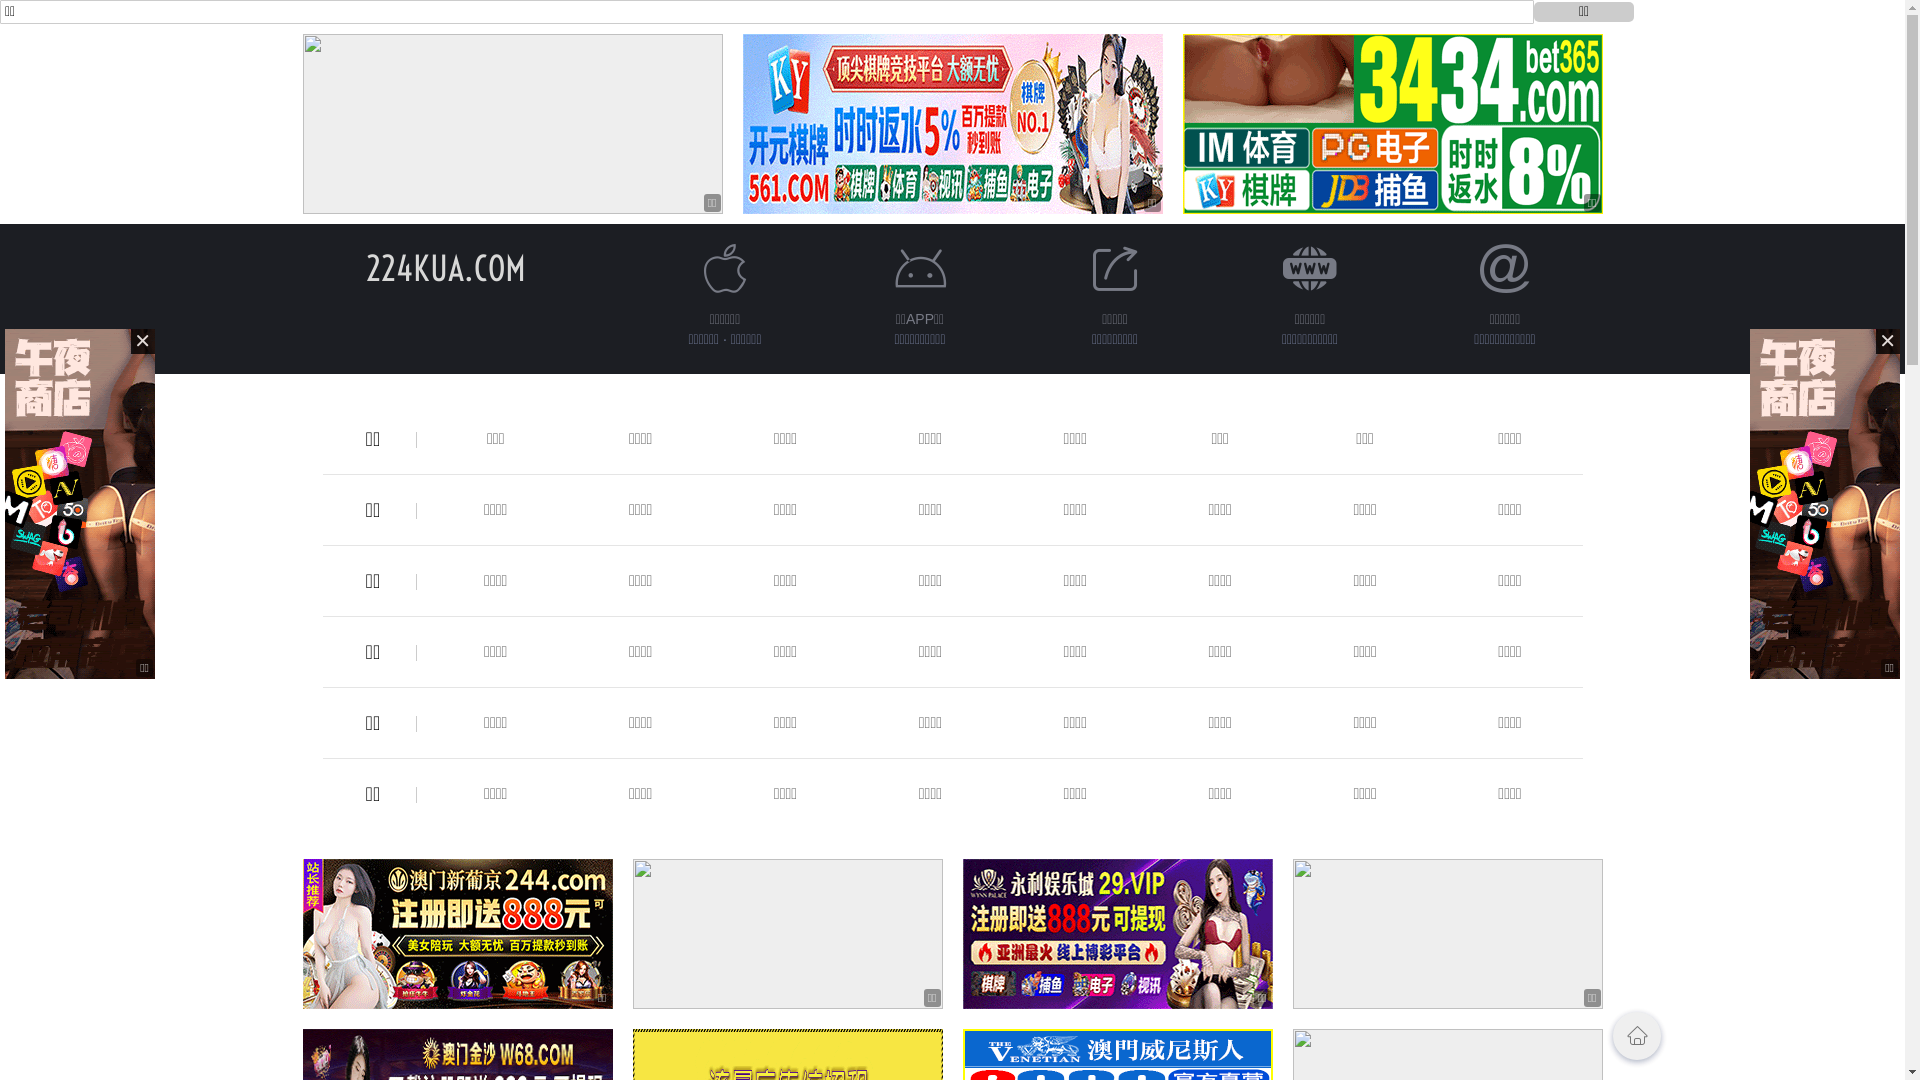 Image resolution: width=1920 pixels, height=1080 pixels. Describe the element at coordinates (445, 267) in the screenshot. I see `'224KUA.COM'` at that location.